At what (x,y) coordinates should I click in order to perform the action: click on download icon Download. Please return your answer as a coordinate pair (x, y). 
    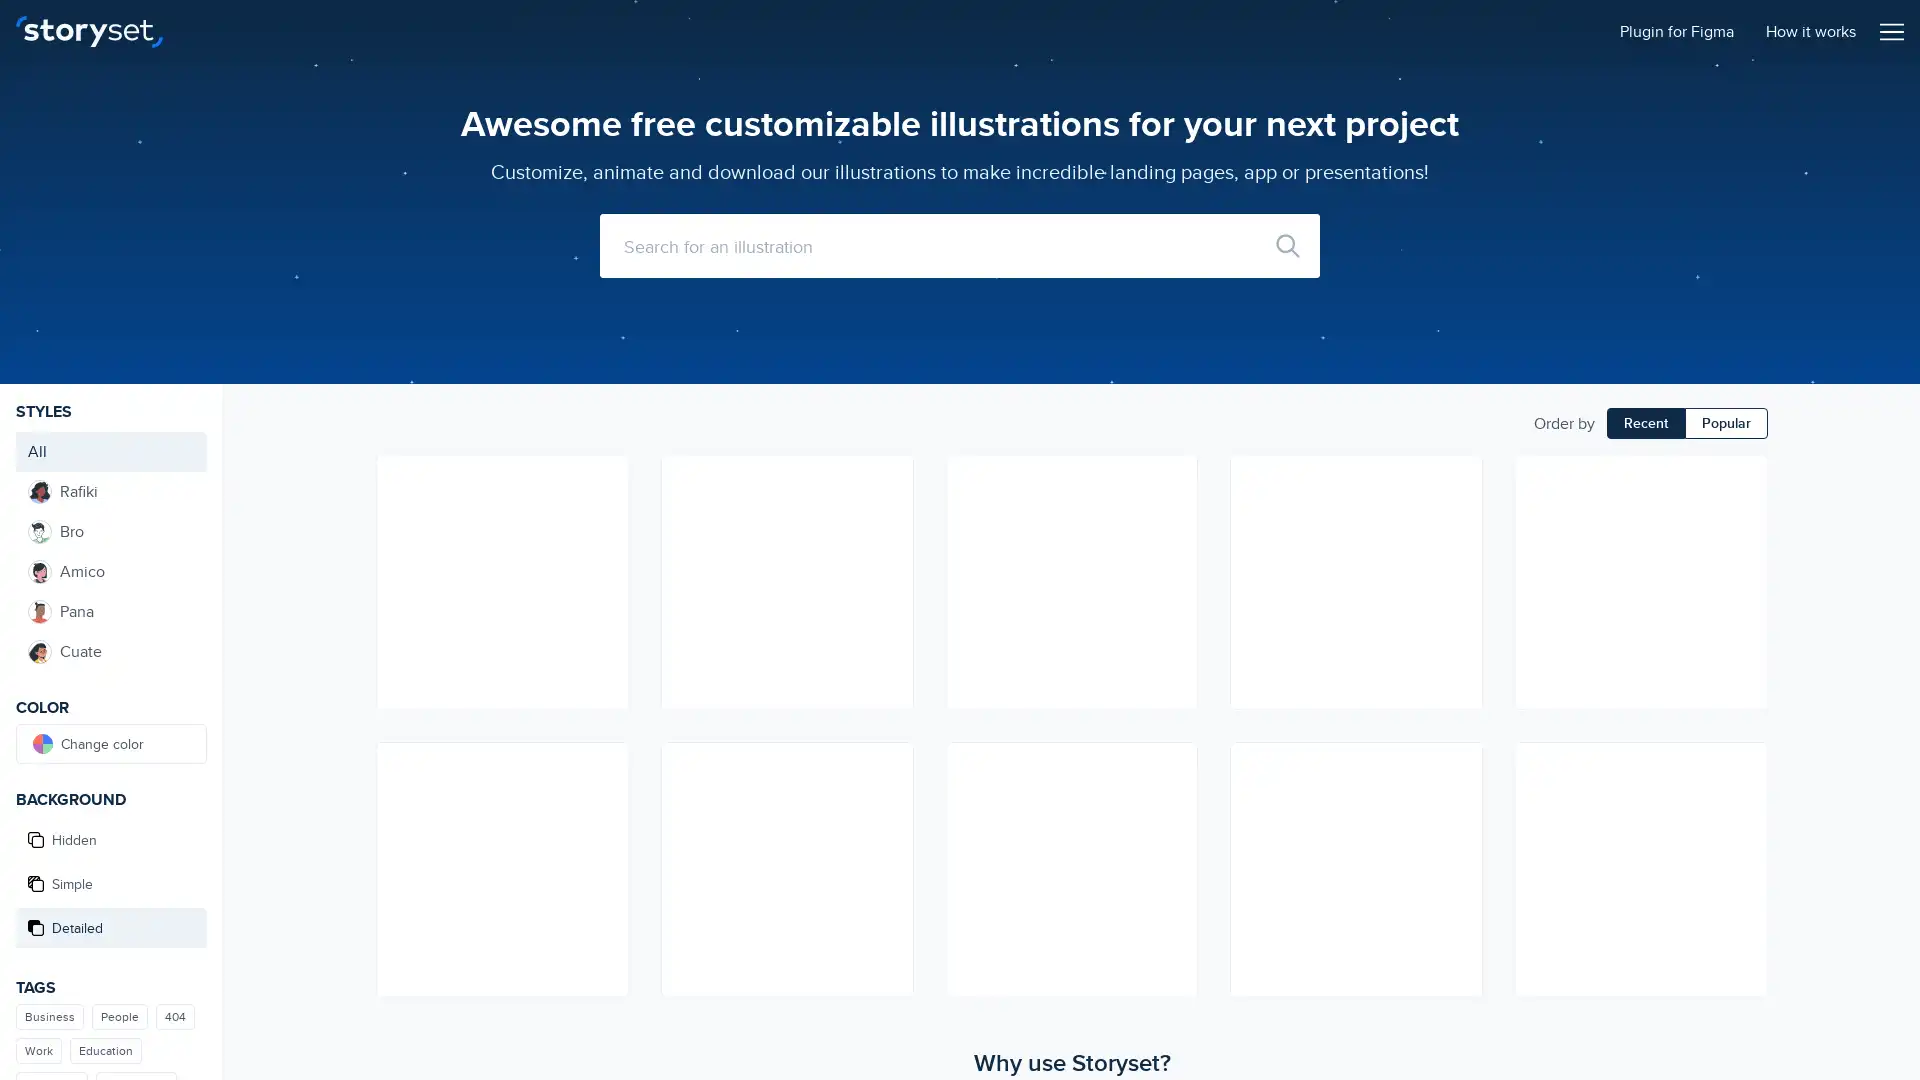
    Looking at the image, I should click on (1741, 515).